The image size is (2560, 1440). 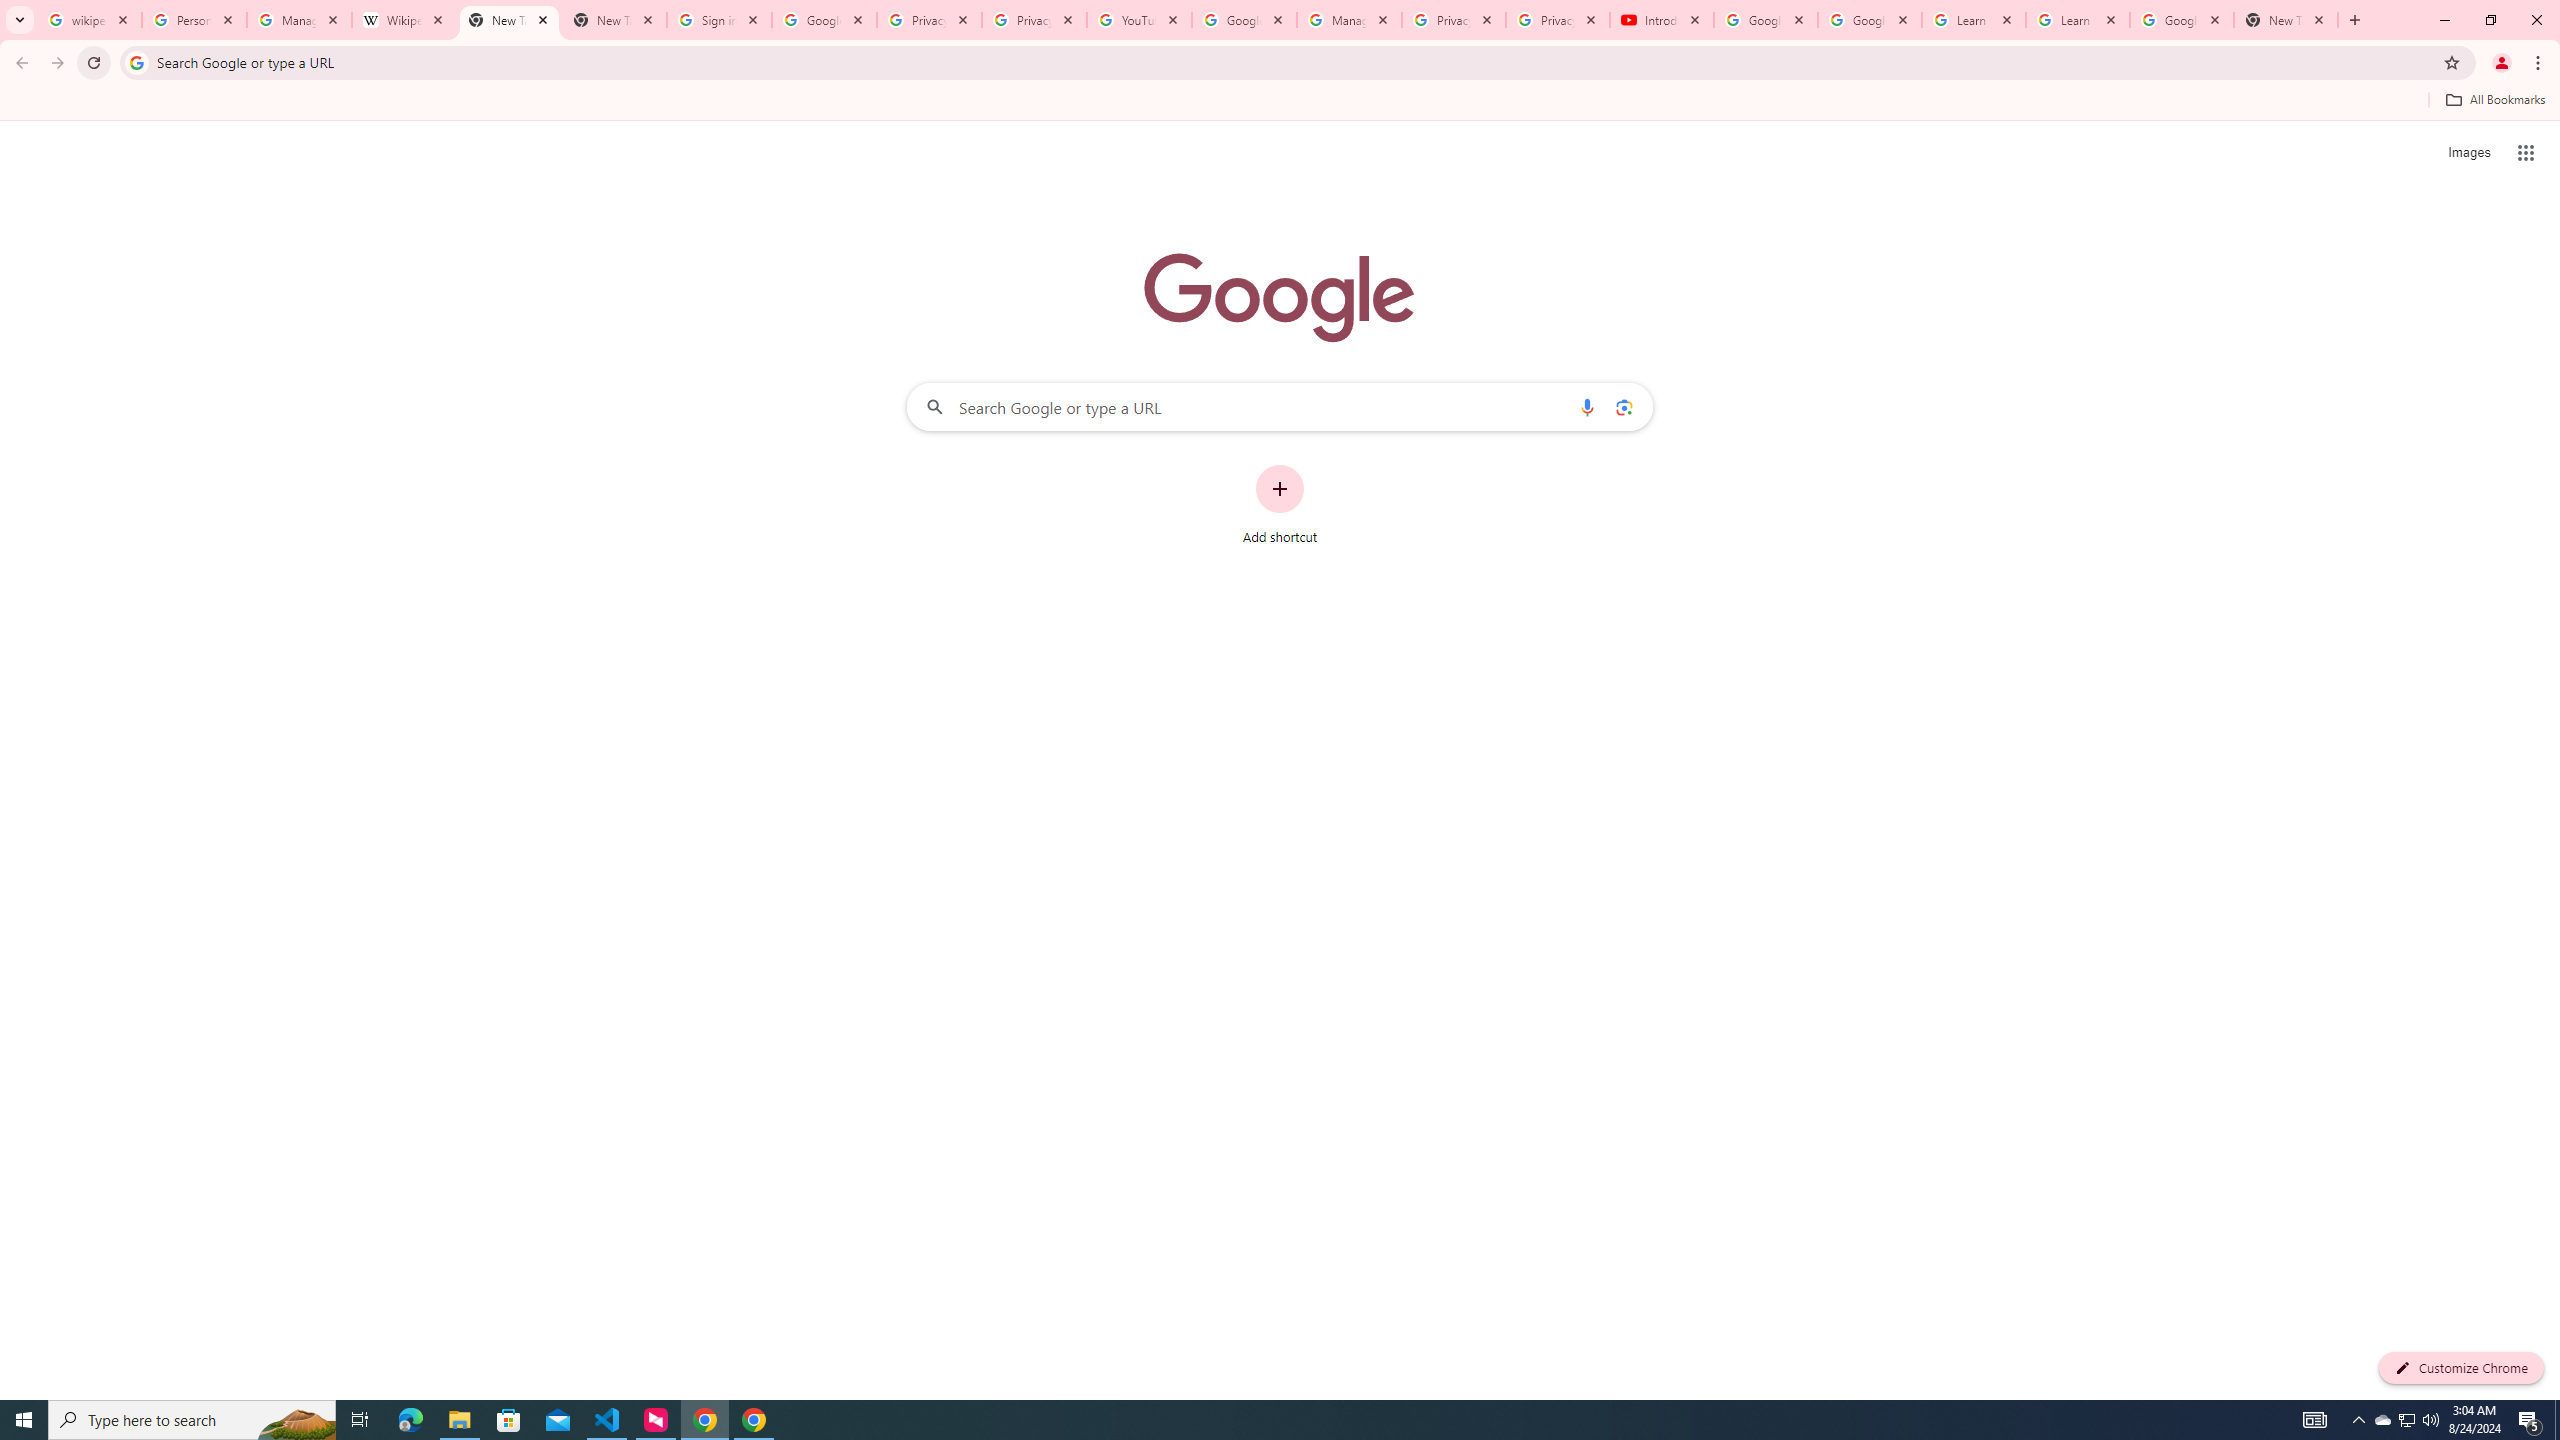 What do you see at coordinates (823, 19) in the screenshot?
I see `'Google Drive: Sign-in'` at bounding box center [823, 19].